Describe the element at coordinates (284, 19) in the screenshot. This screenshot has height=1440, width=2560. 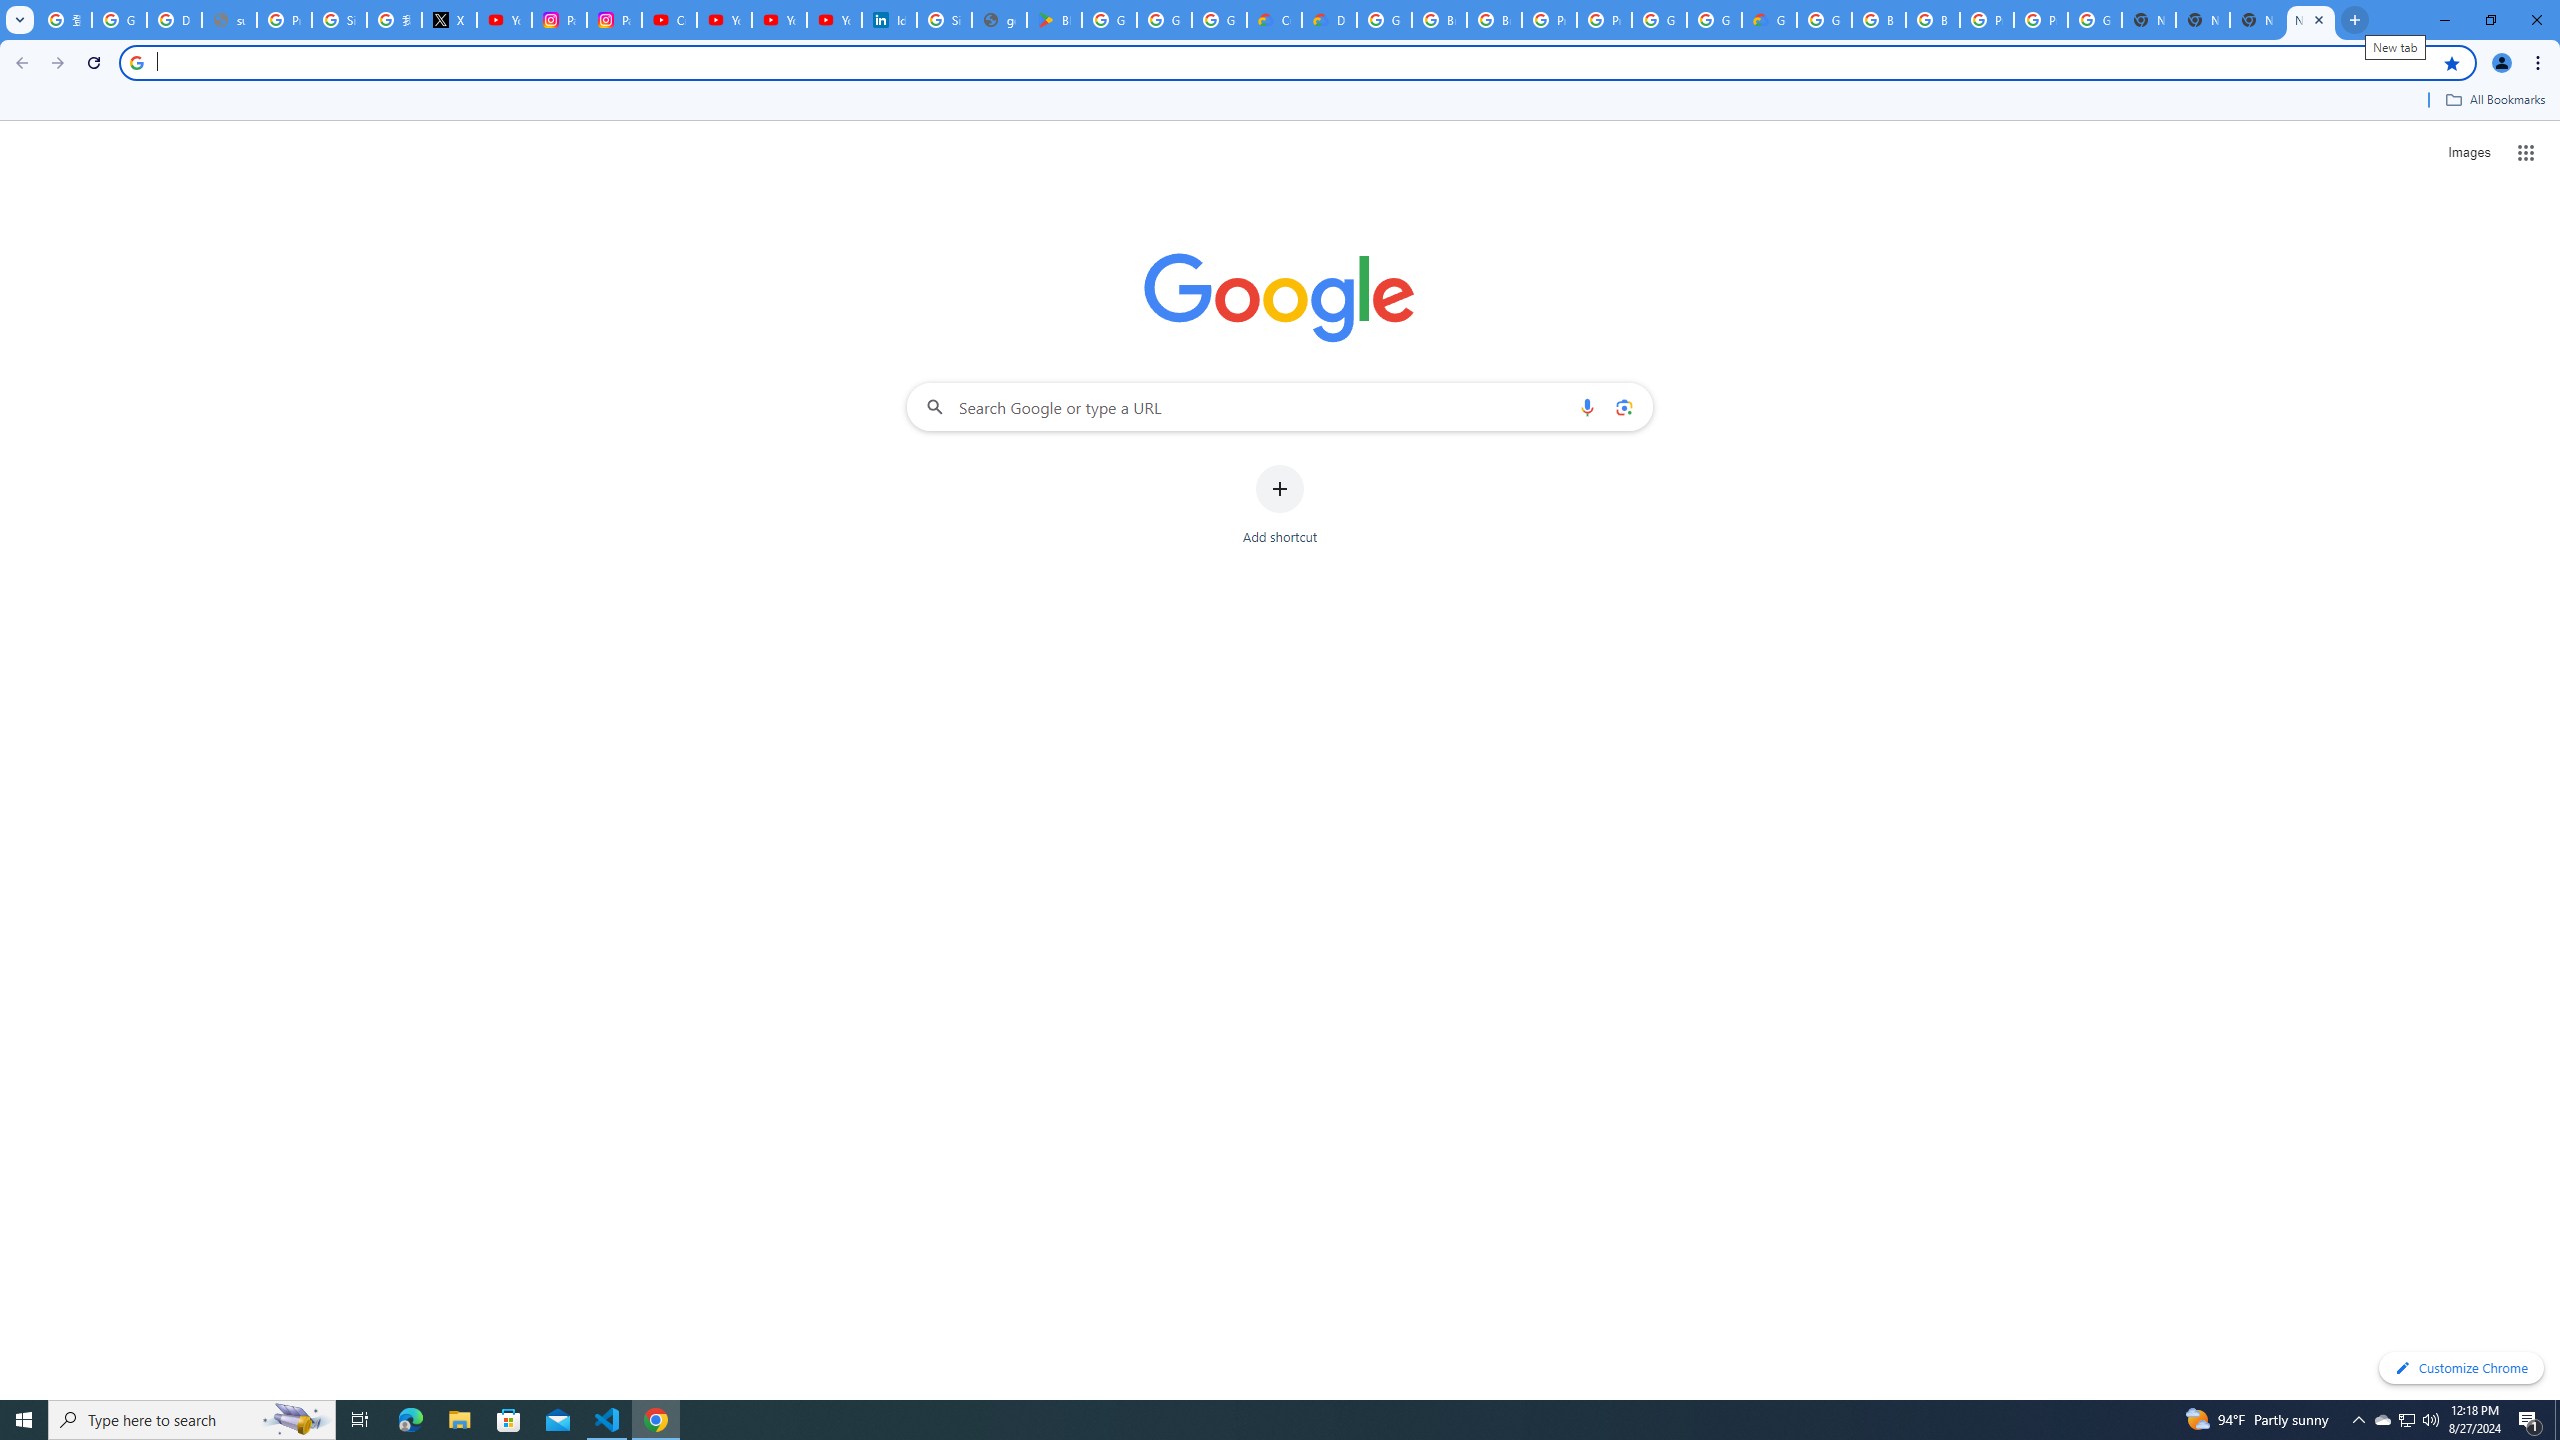
I see `'Privacy Help Center - Policies Help'` at that location.